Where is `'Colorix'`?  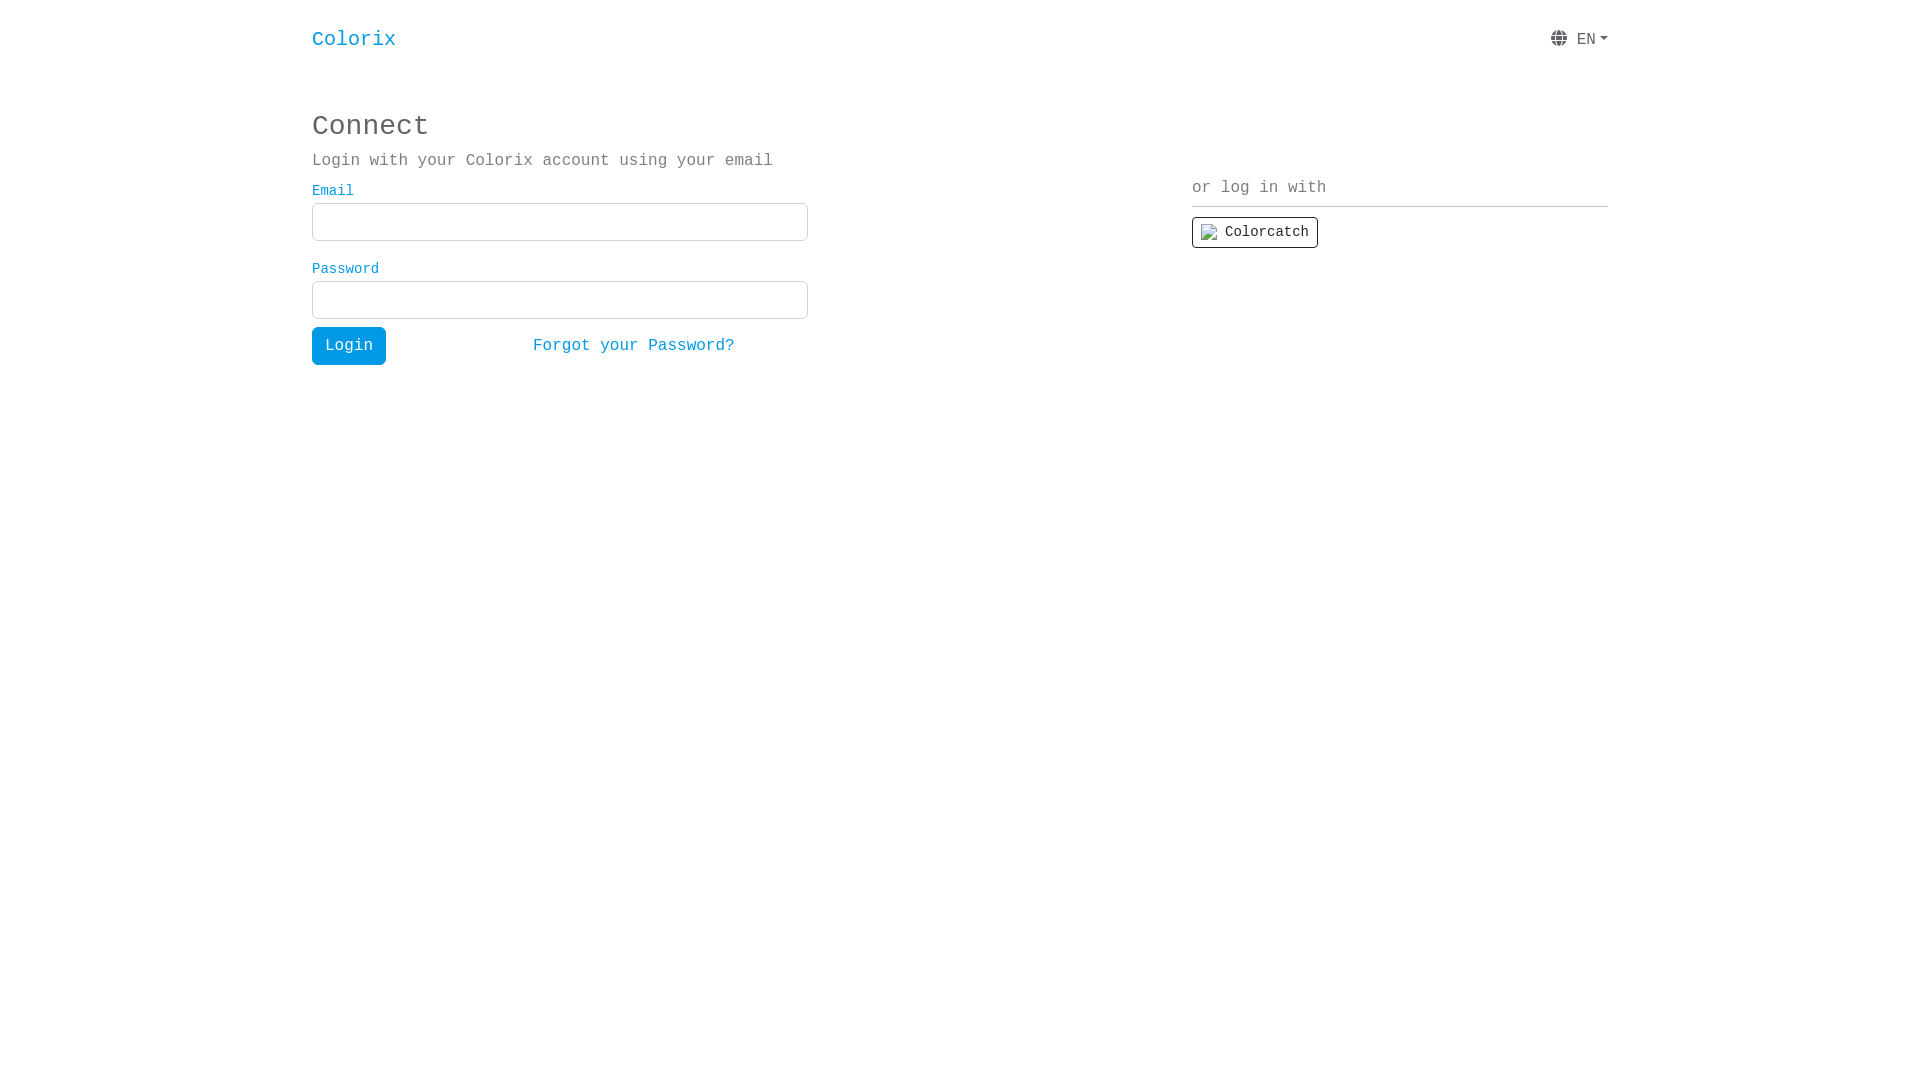 'Colorix' is located at coordinates (354, 39).